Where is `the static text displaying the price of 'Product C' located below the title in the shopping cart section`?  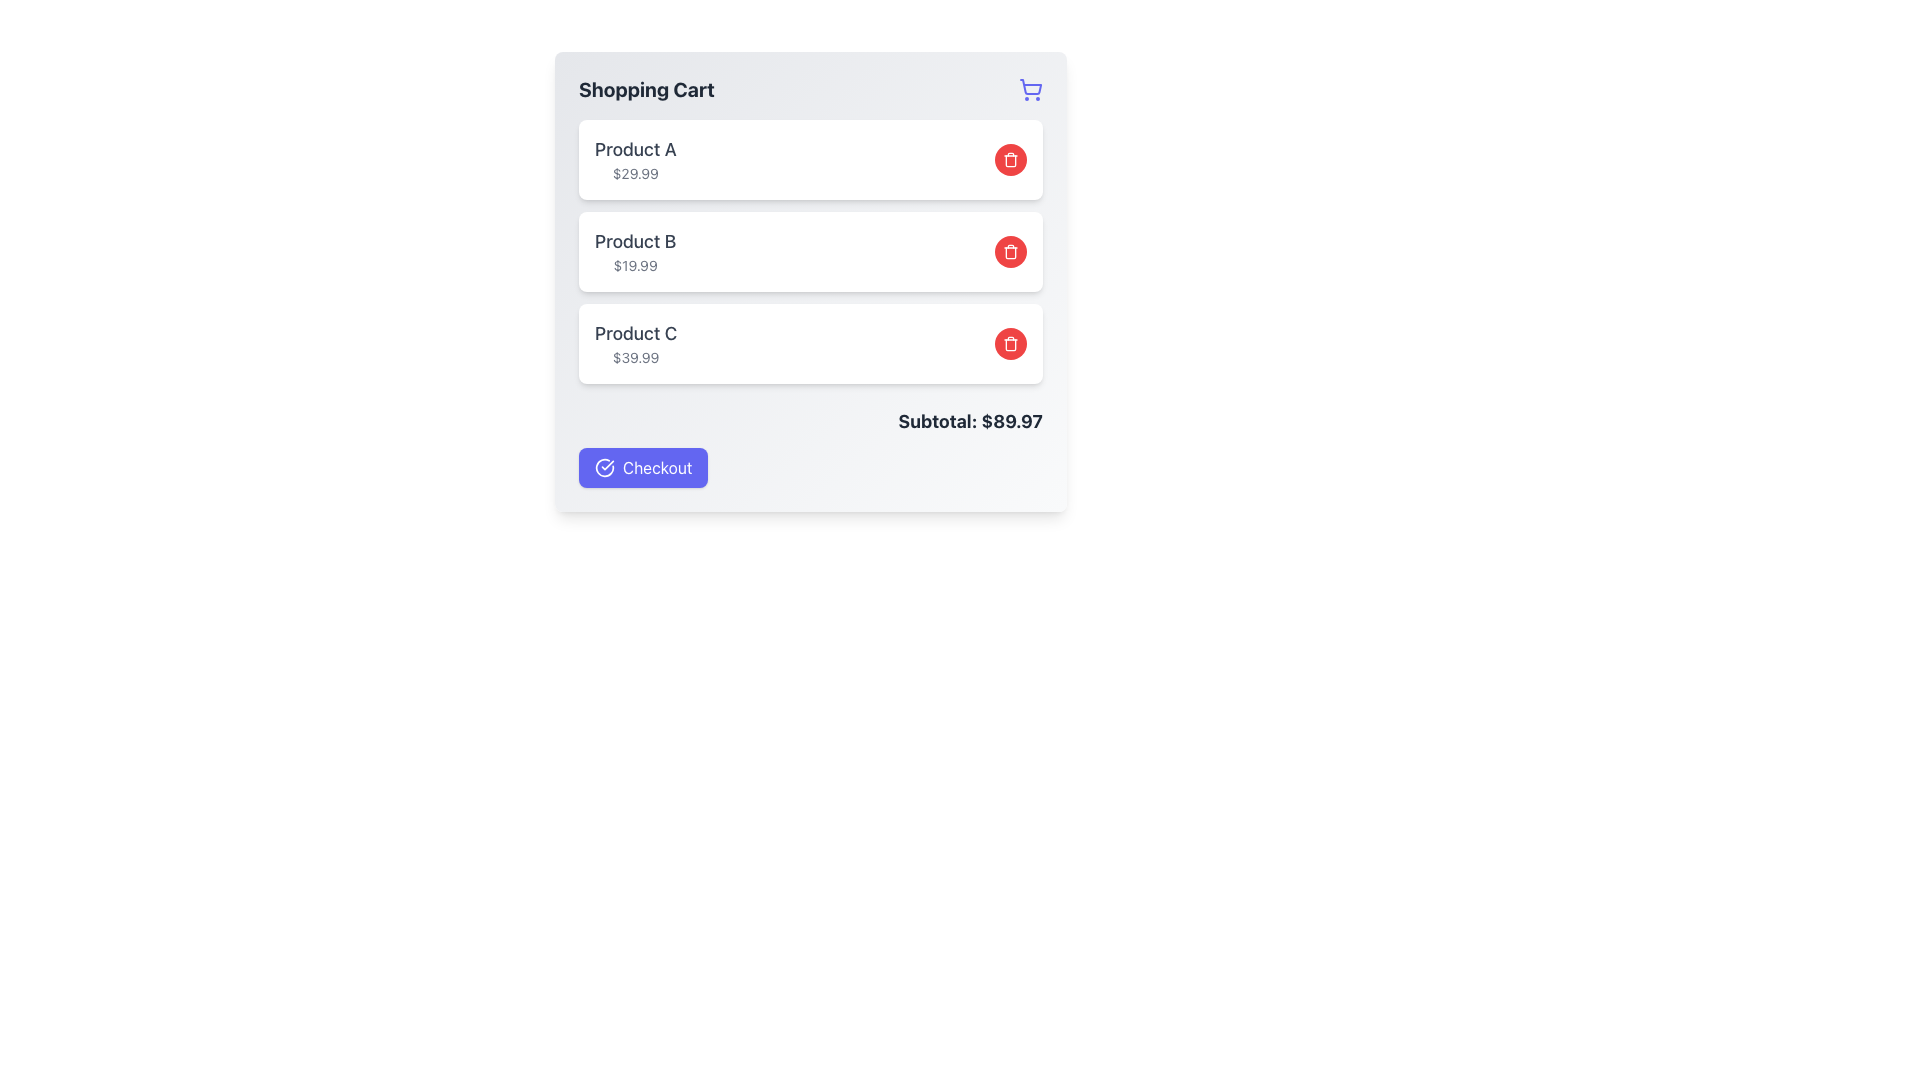
the static text displaying the price of 'Product C' located below the title in the shopping cart section is located at coordinates (635, 357).